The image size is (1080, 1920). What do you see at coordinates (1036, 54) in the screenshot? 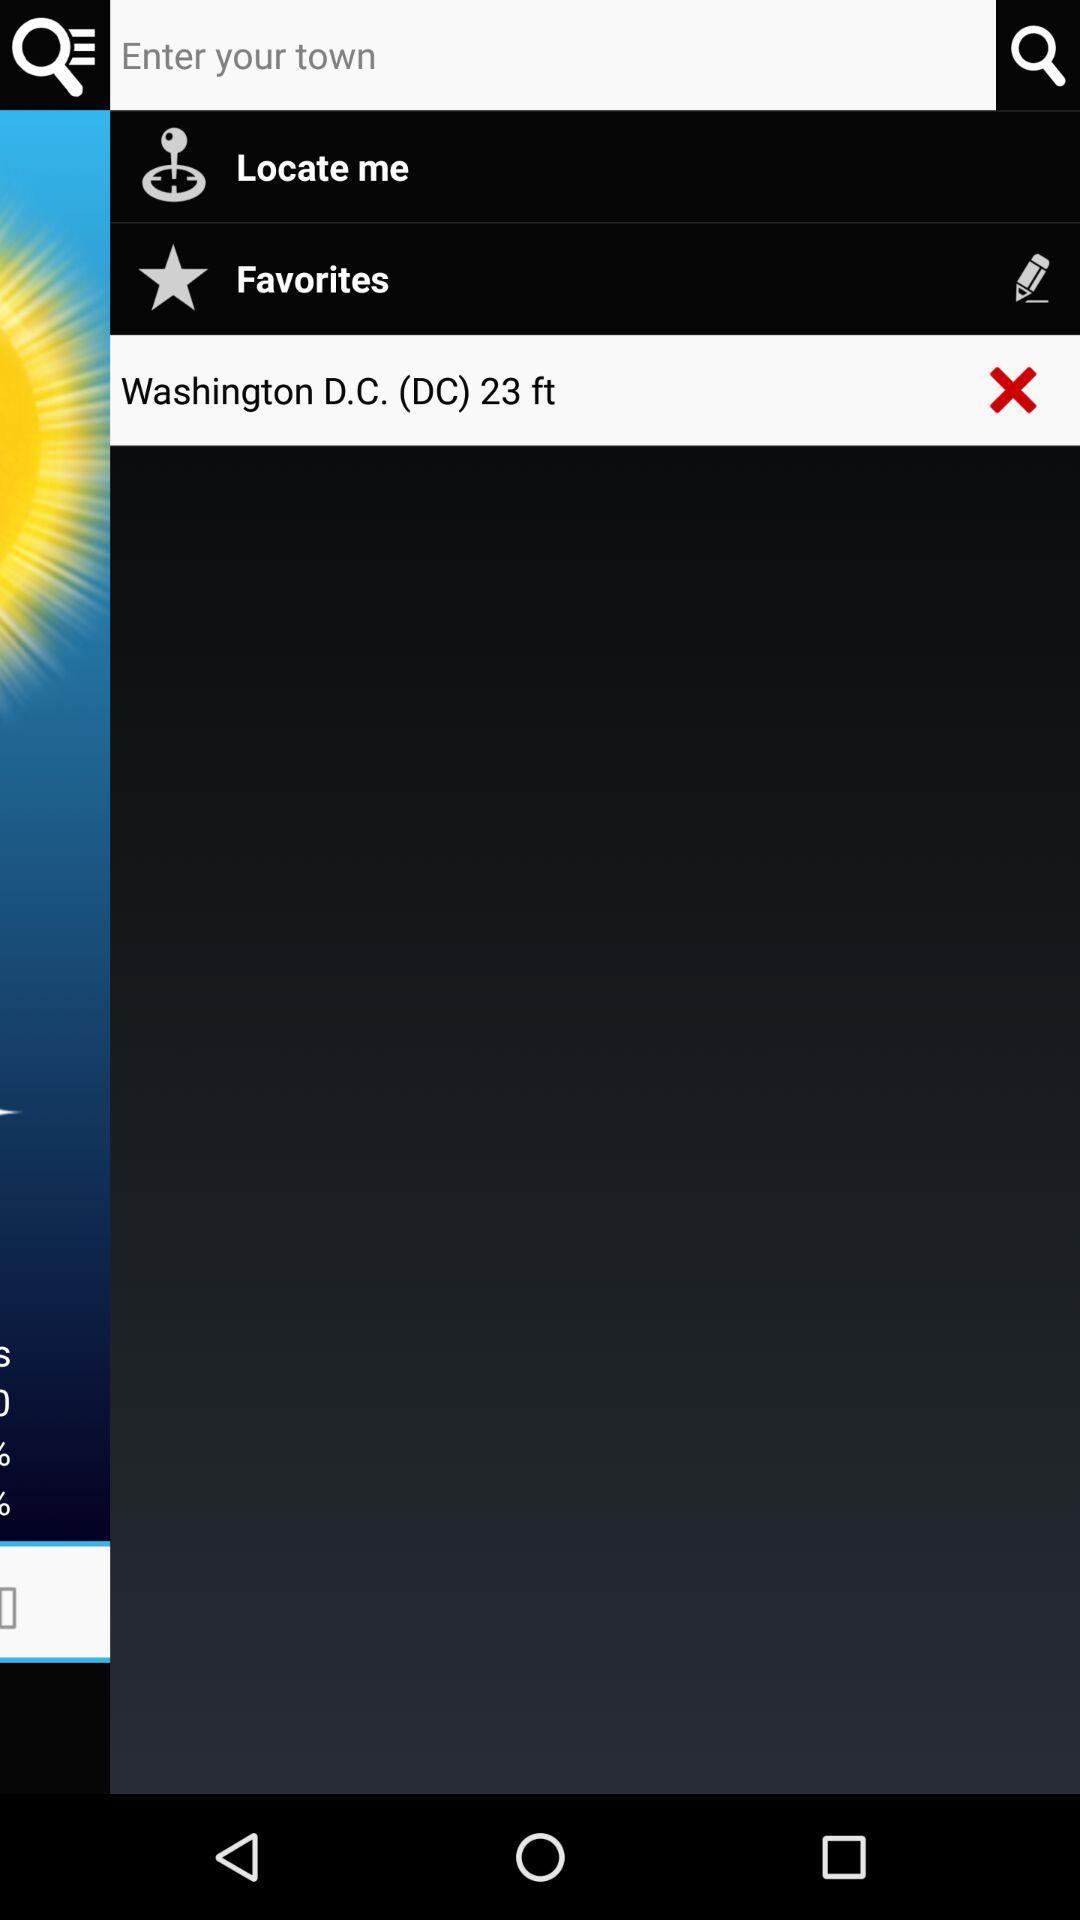
I see `item above the locate me app` at bounding box center [1036, 54].